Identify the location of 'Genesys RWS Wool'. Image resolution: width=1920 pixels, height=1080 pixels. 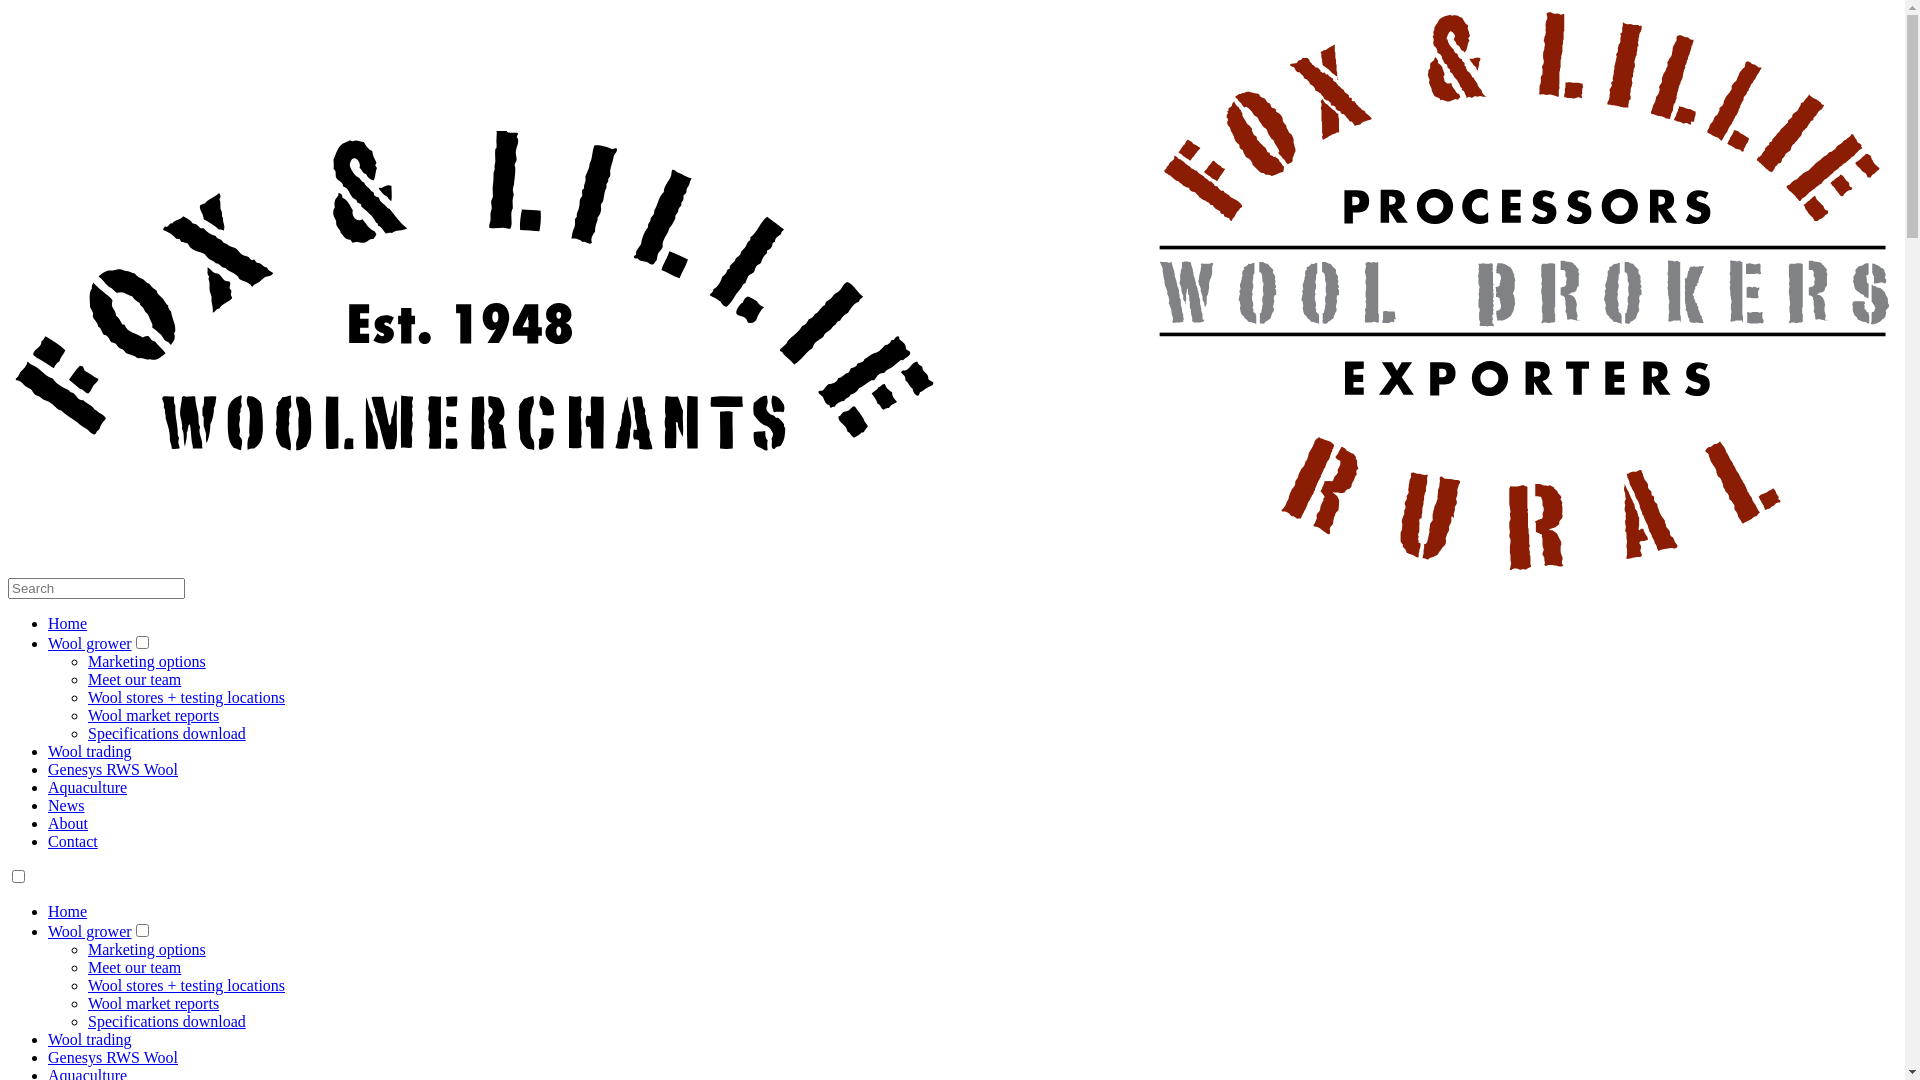
(112, 768).